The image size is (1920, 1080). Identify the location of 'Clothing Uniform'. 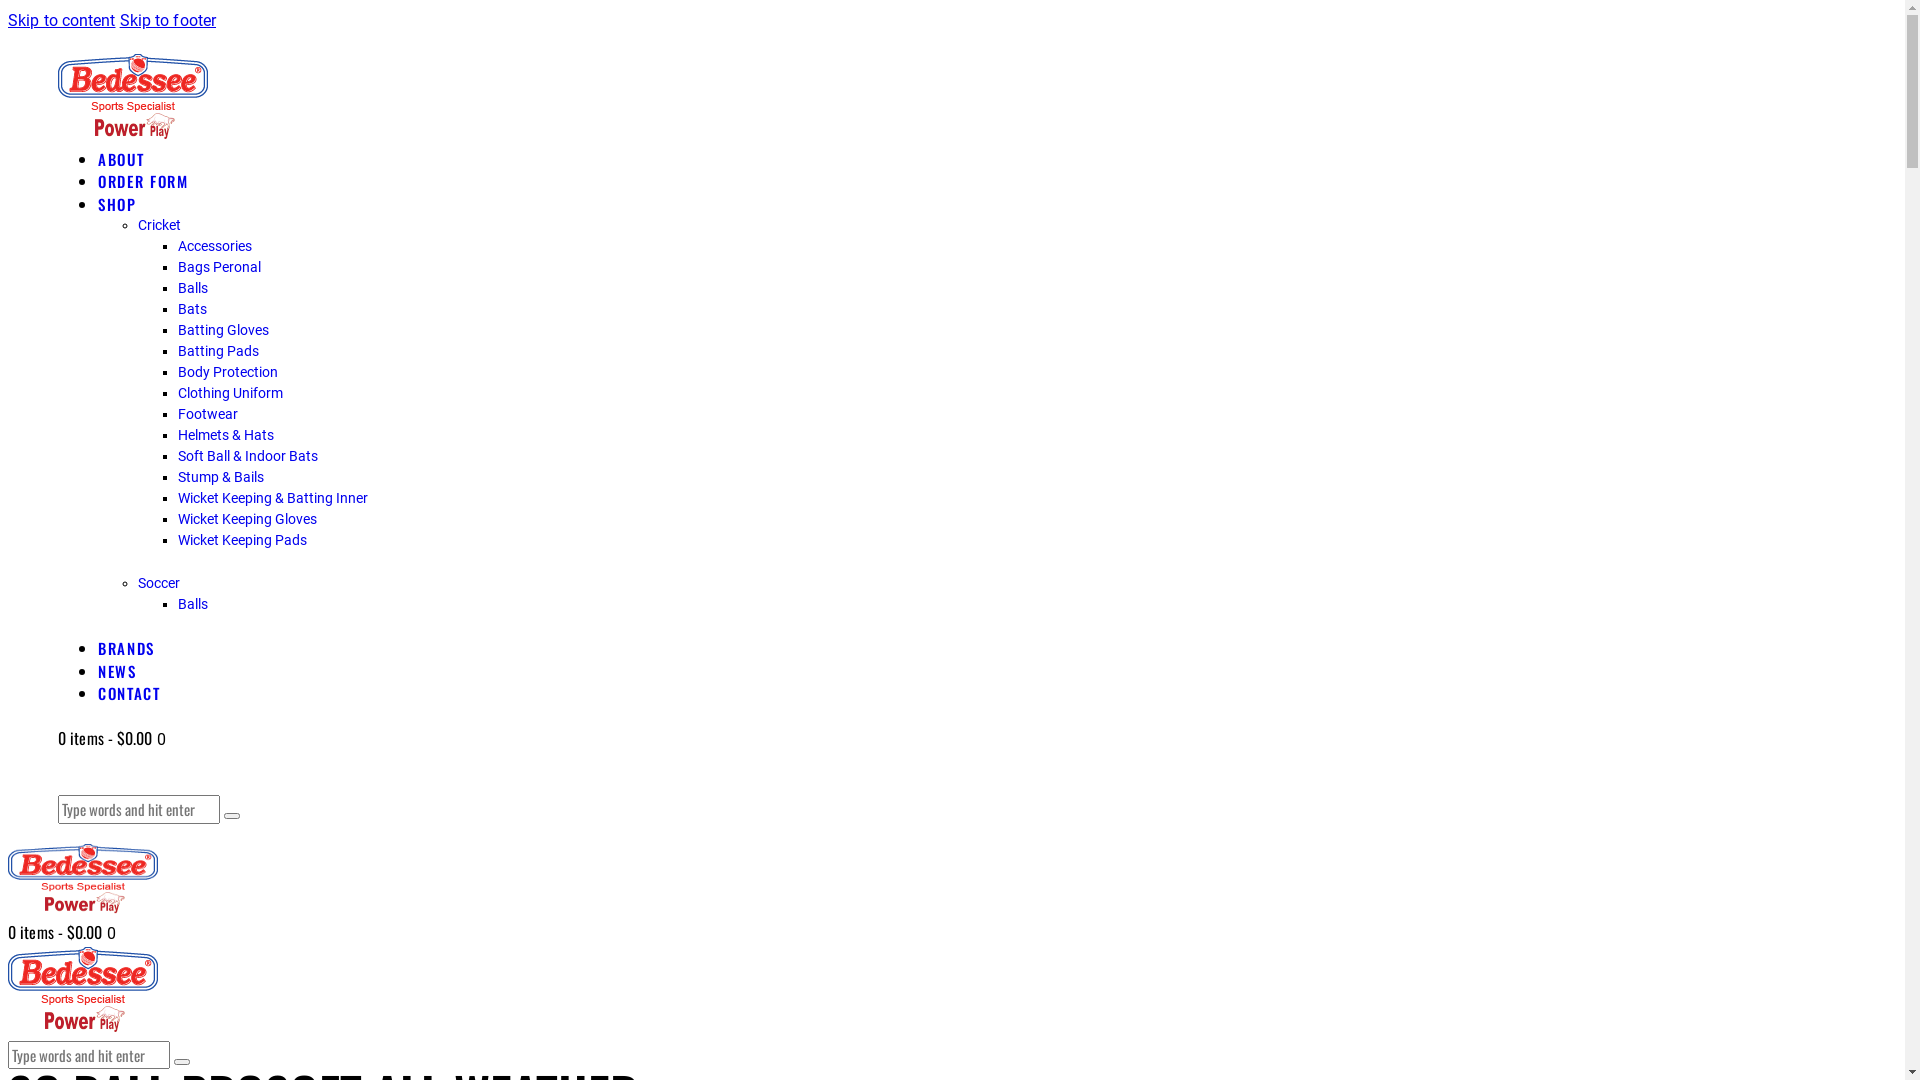
(230, 393).